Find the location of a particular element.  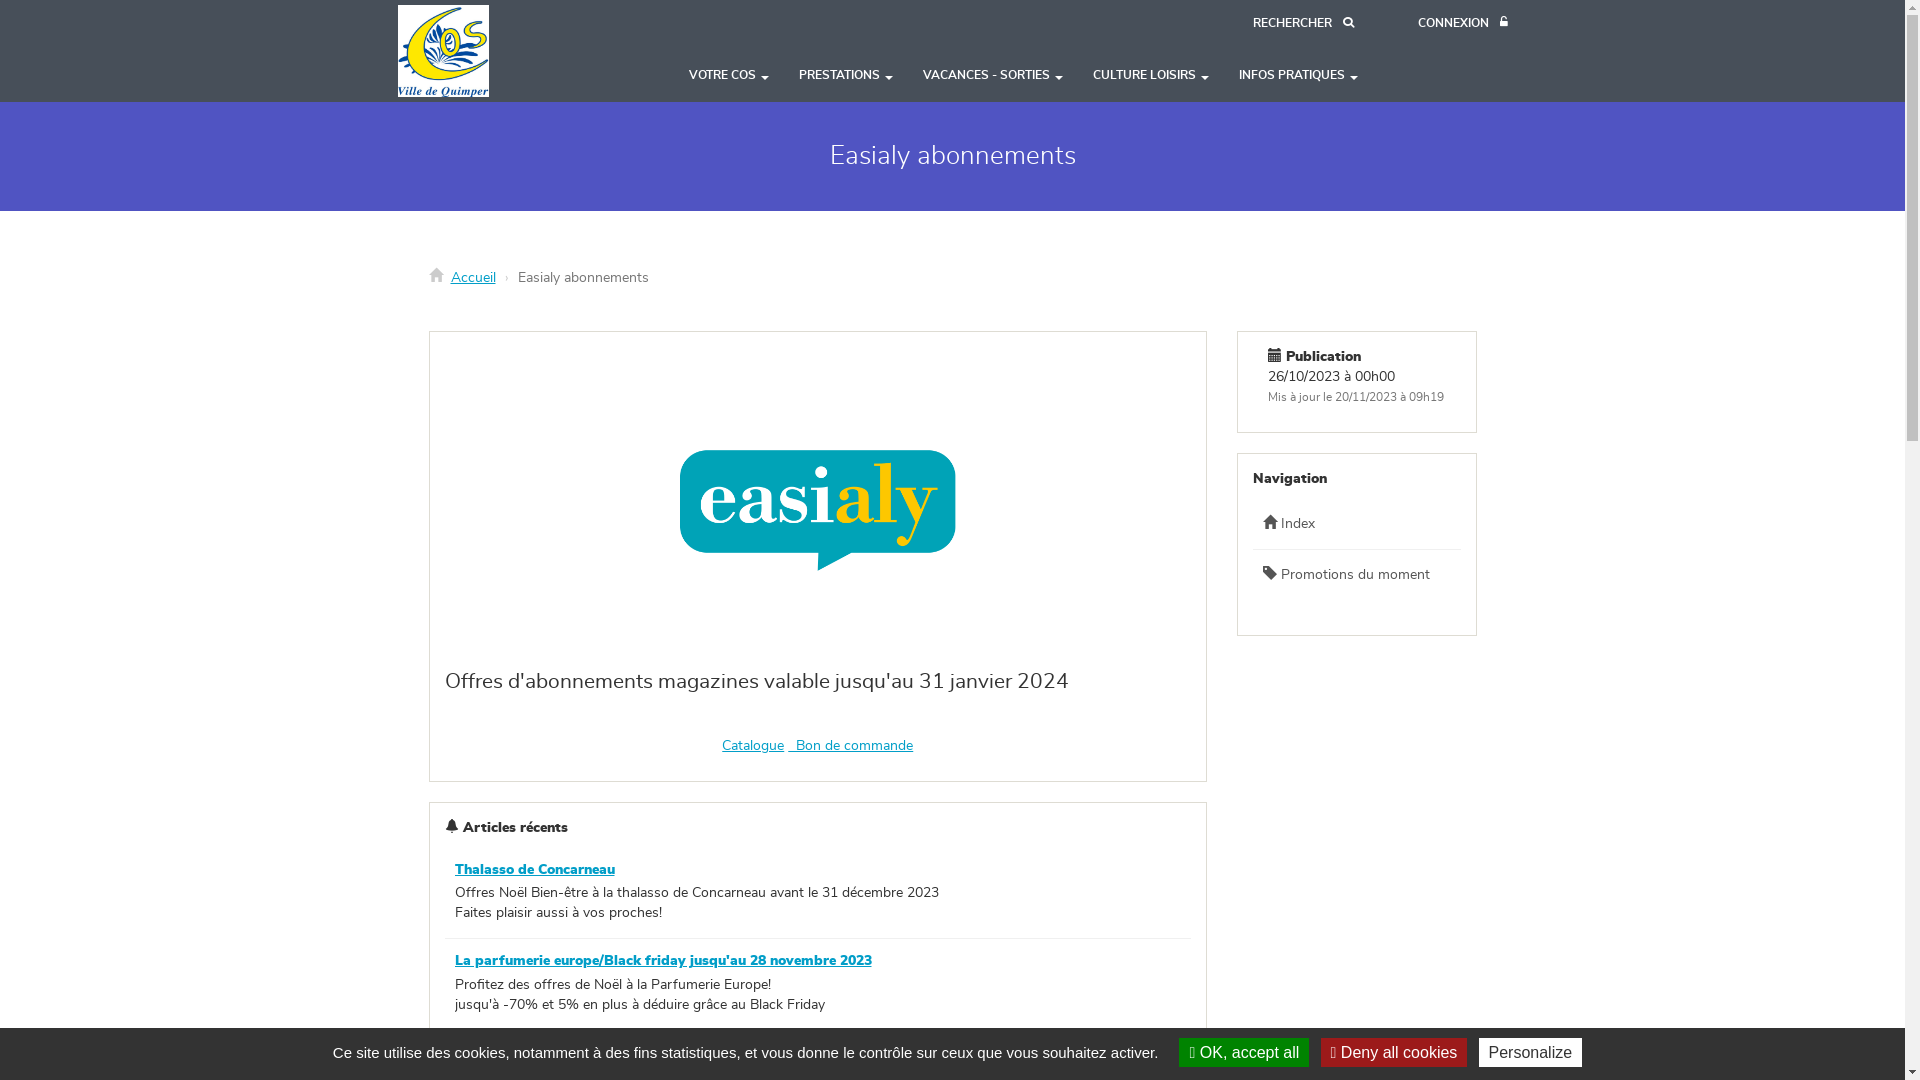

'INFOS PRATIQUES' is located at coordinates (1298, 73).